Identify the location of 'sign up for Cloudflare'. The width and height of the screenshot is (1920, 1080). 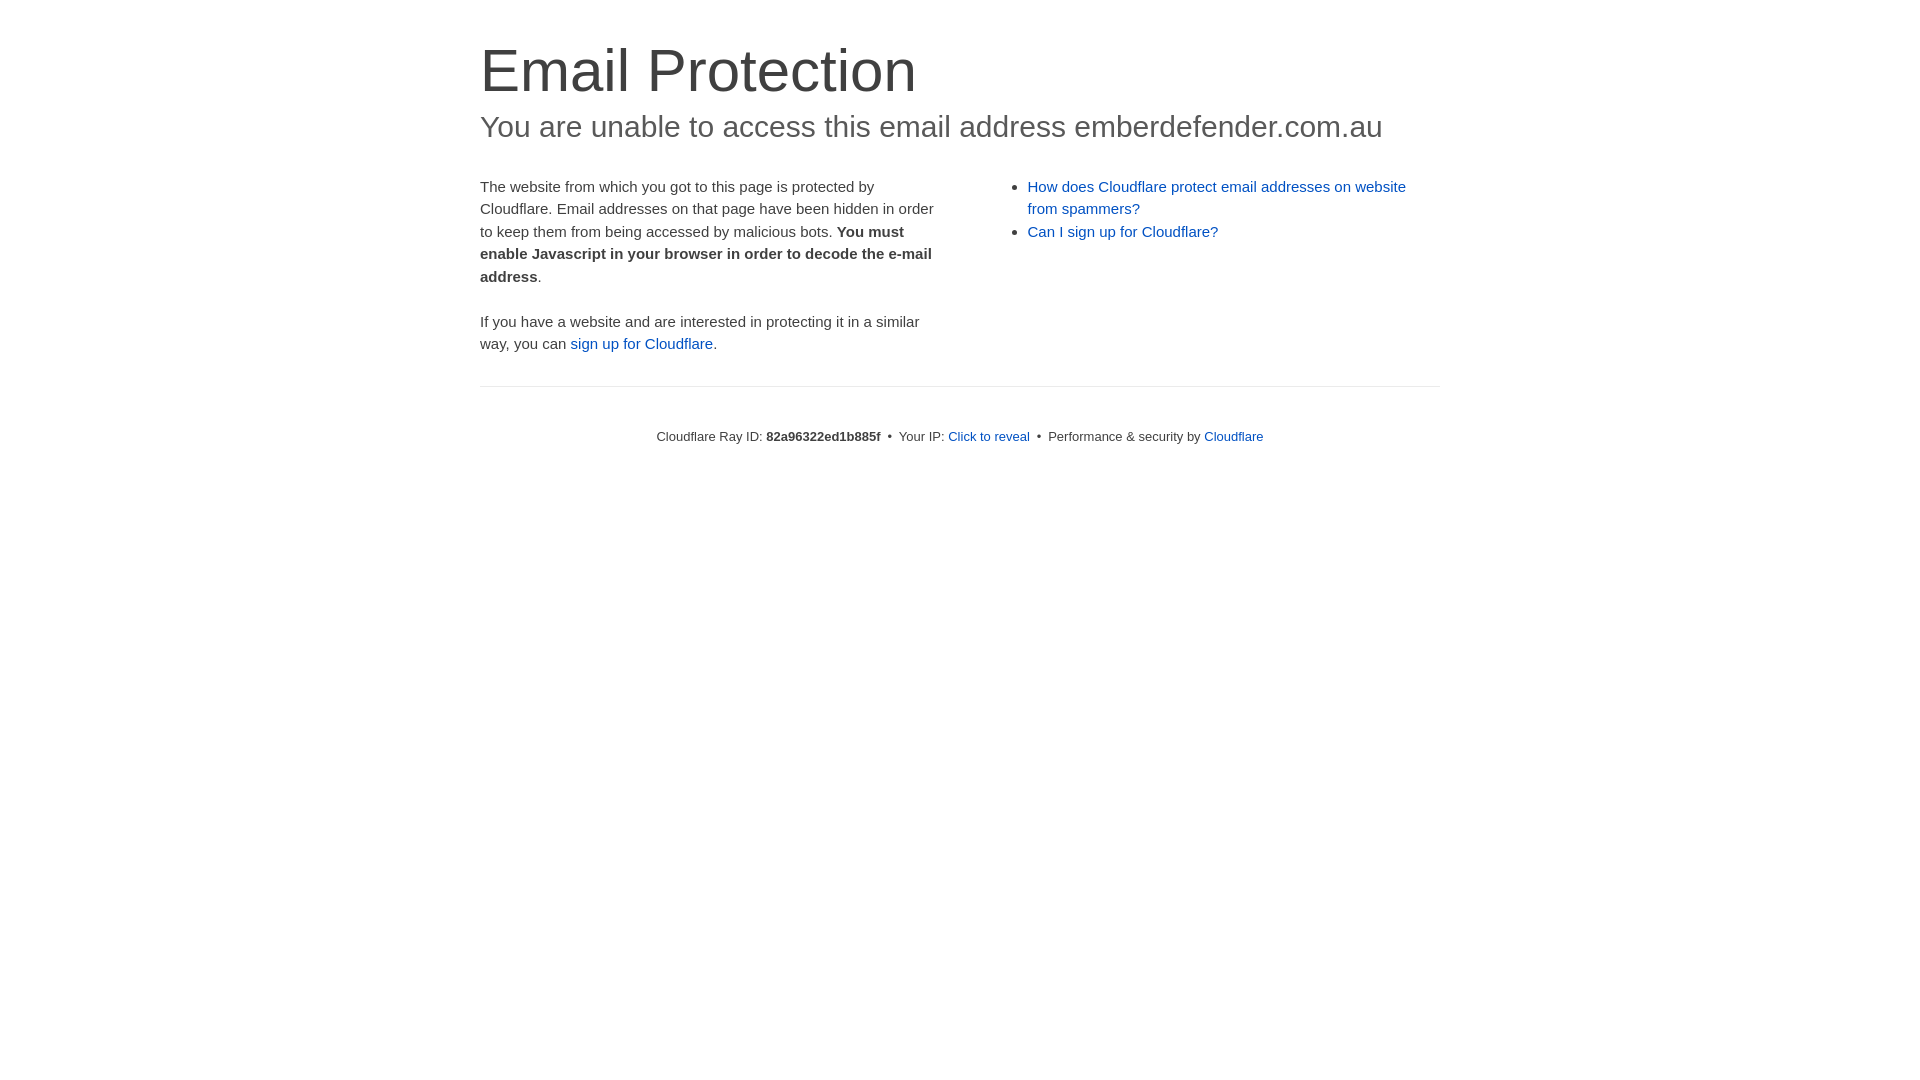
(642, 342).